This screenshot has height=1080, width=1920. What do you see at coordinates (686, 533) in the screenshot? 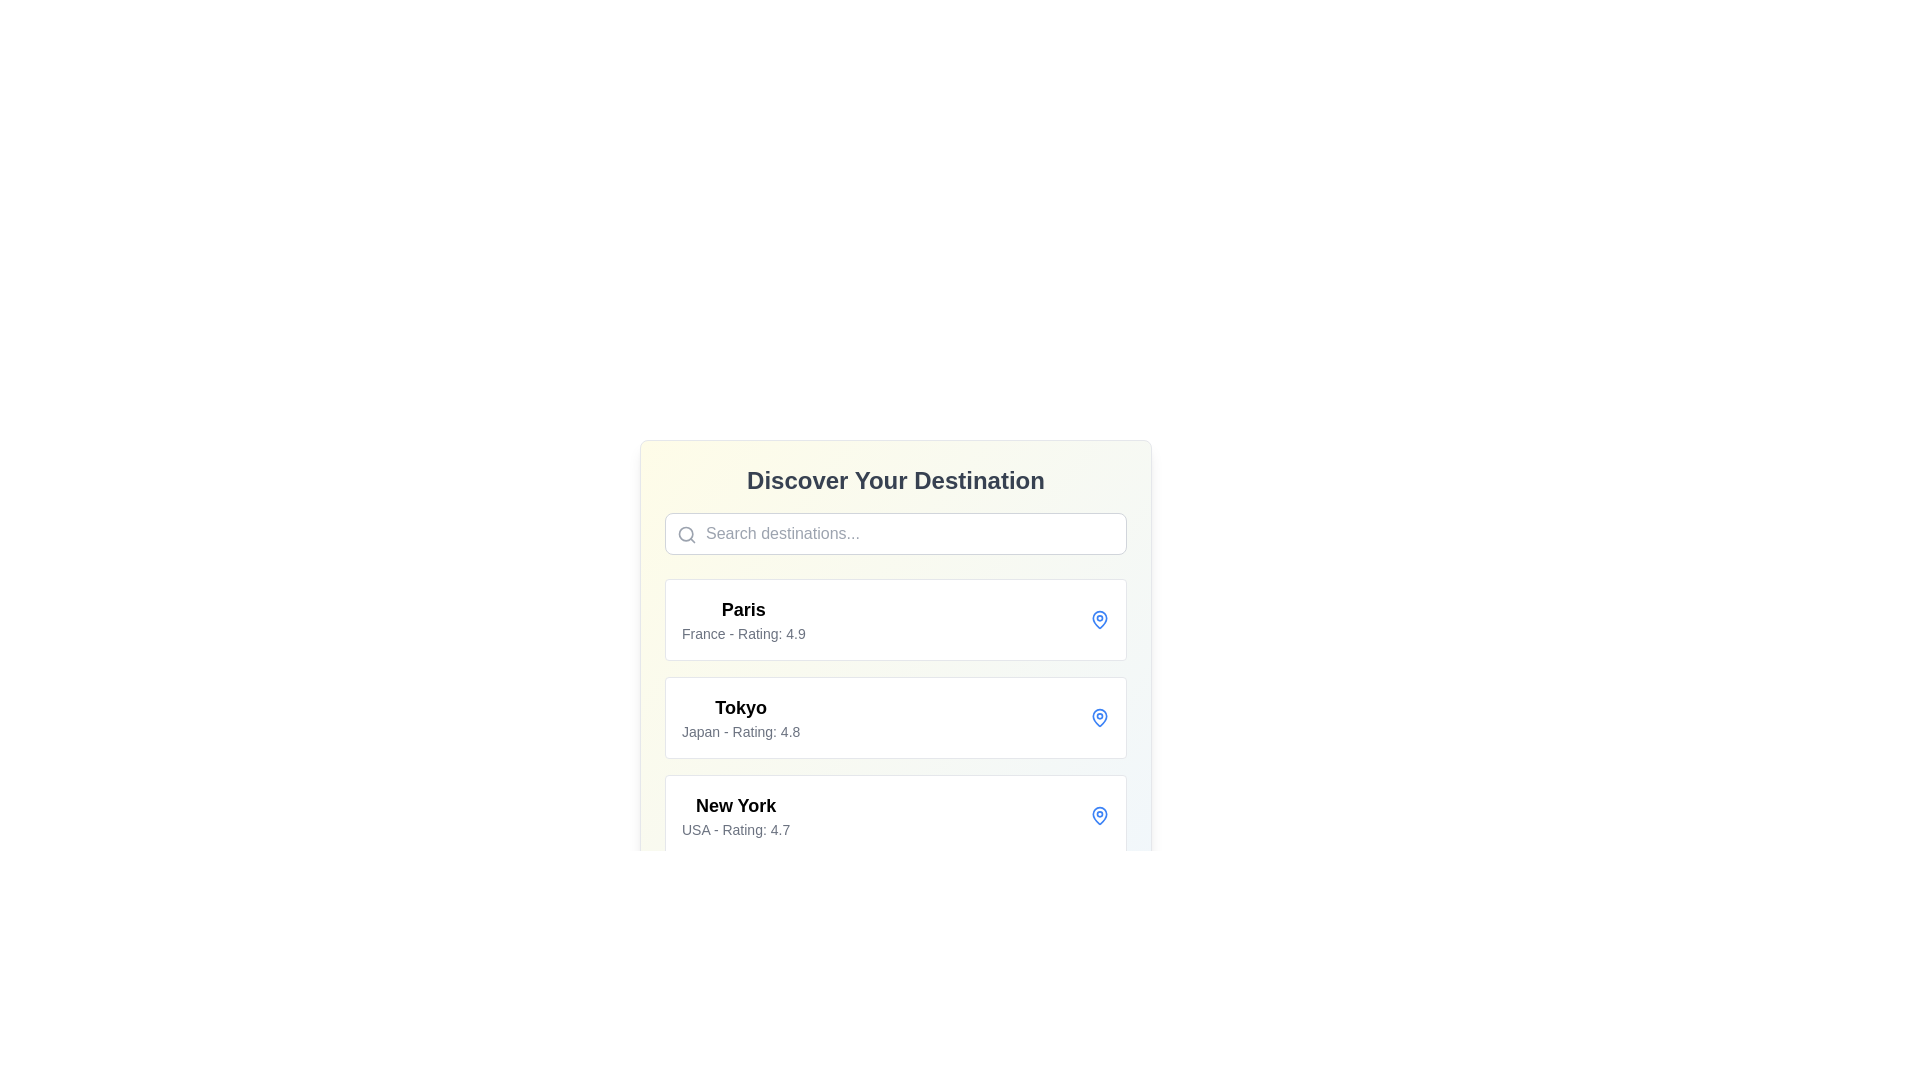
I see `the decorative component of the search icon located at the top-left corner of the search input field` at bounding box center [686, 533].